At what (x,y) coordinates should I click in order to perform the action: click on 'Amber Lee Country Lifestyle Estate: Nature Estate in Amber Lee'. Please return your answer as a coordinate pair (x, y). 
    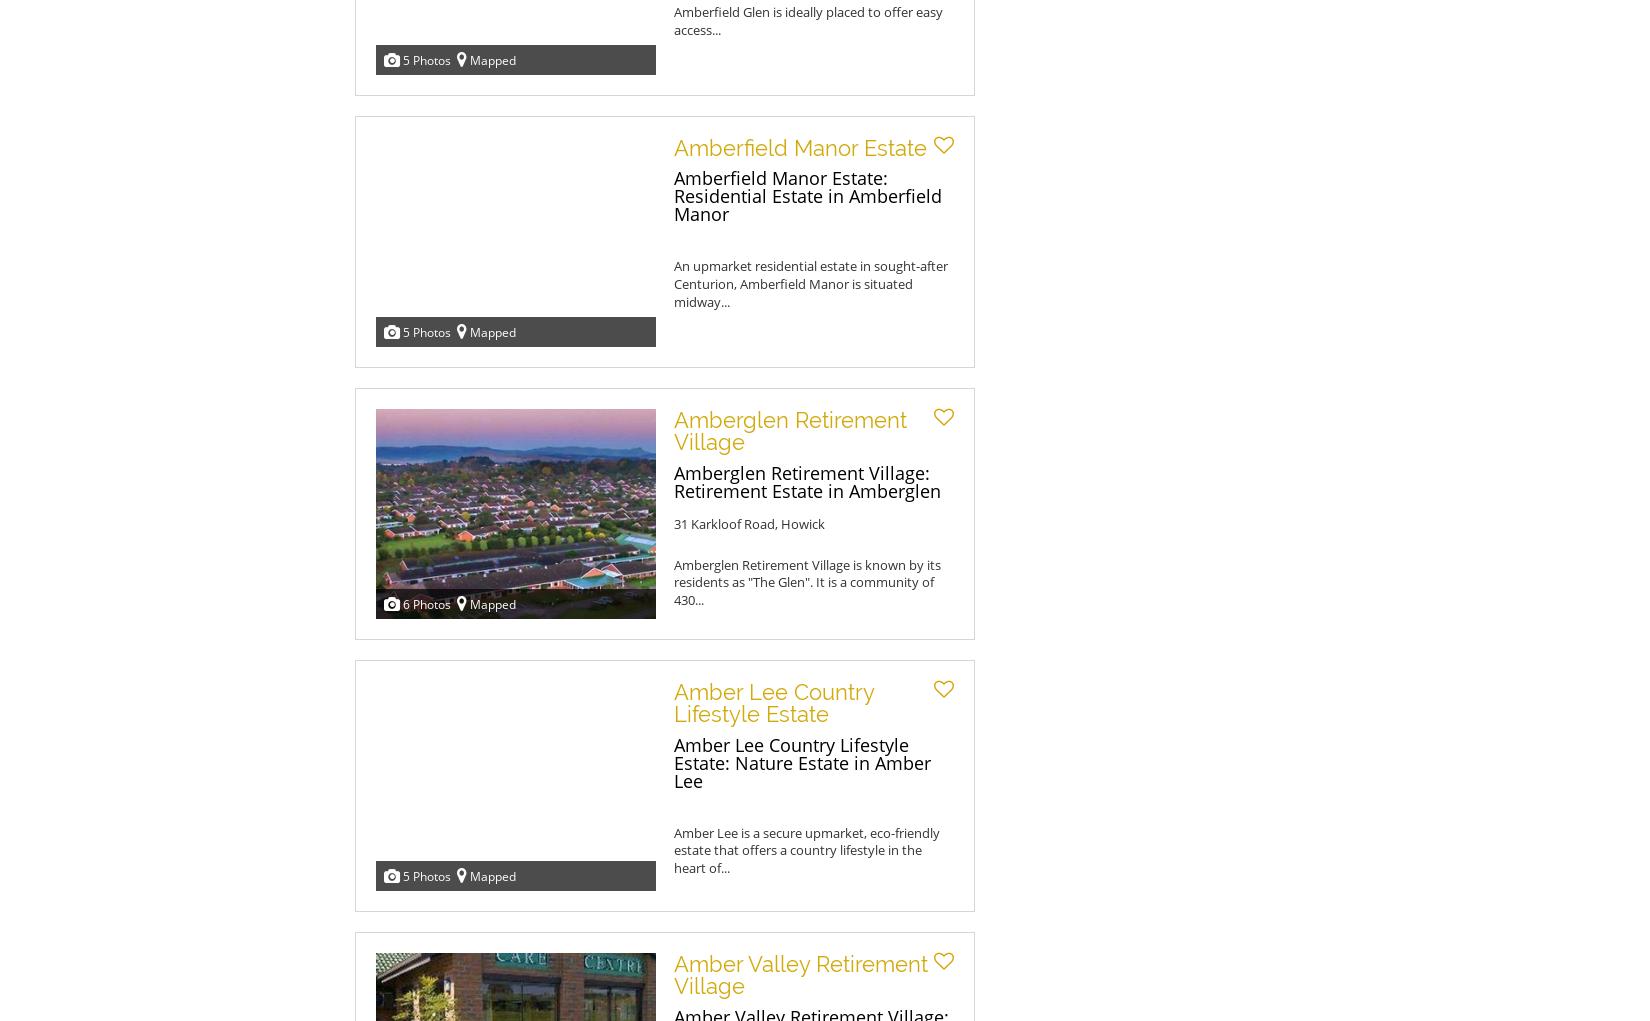
    Looking at the image, I should click on (801, 761).